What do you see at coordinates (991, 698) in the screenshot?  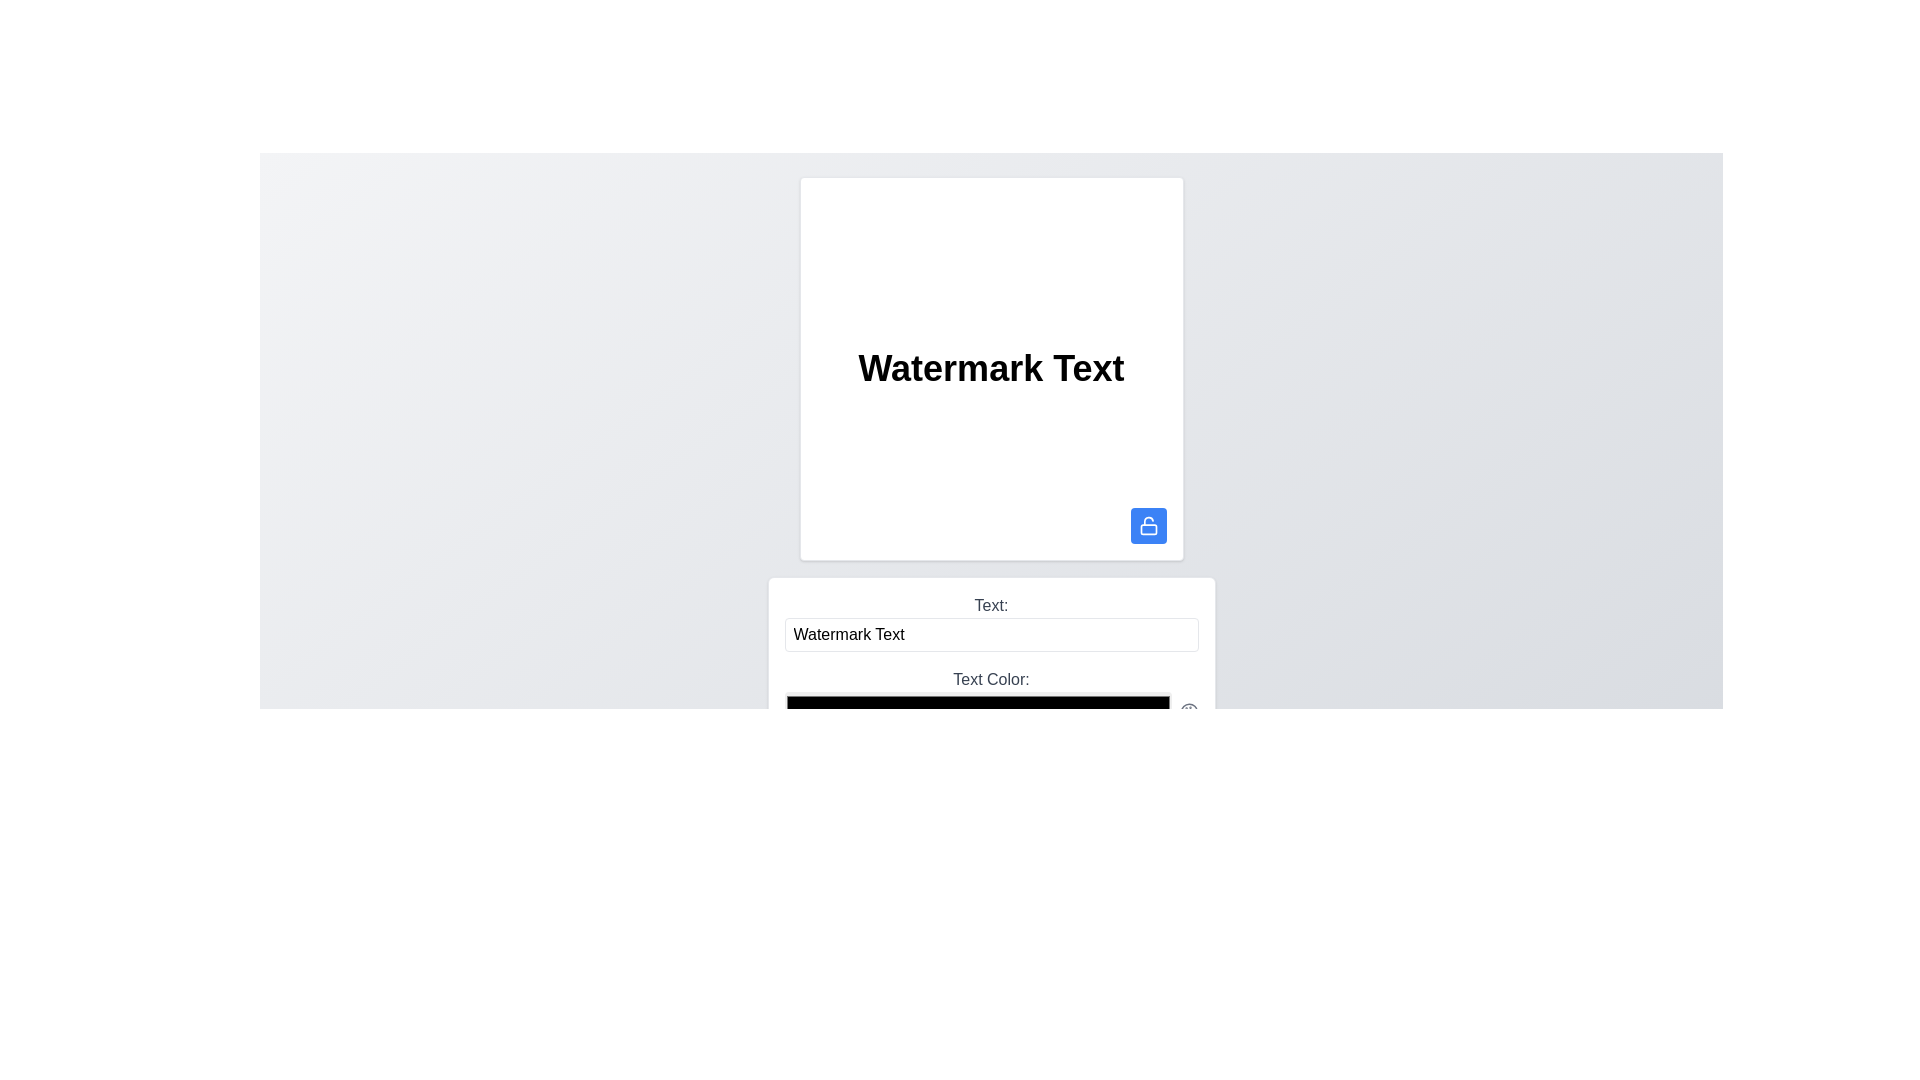 I see `the associated color value by clicking on the 'Text Color:' label which is gray and located centrally in the box below 'Watermark Text' and above 'Rotation:'` at bounding box center [991, 698].